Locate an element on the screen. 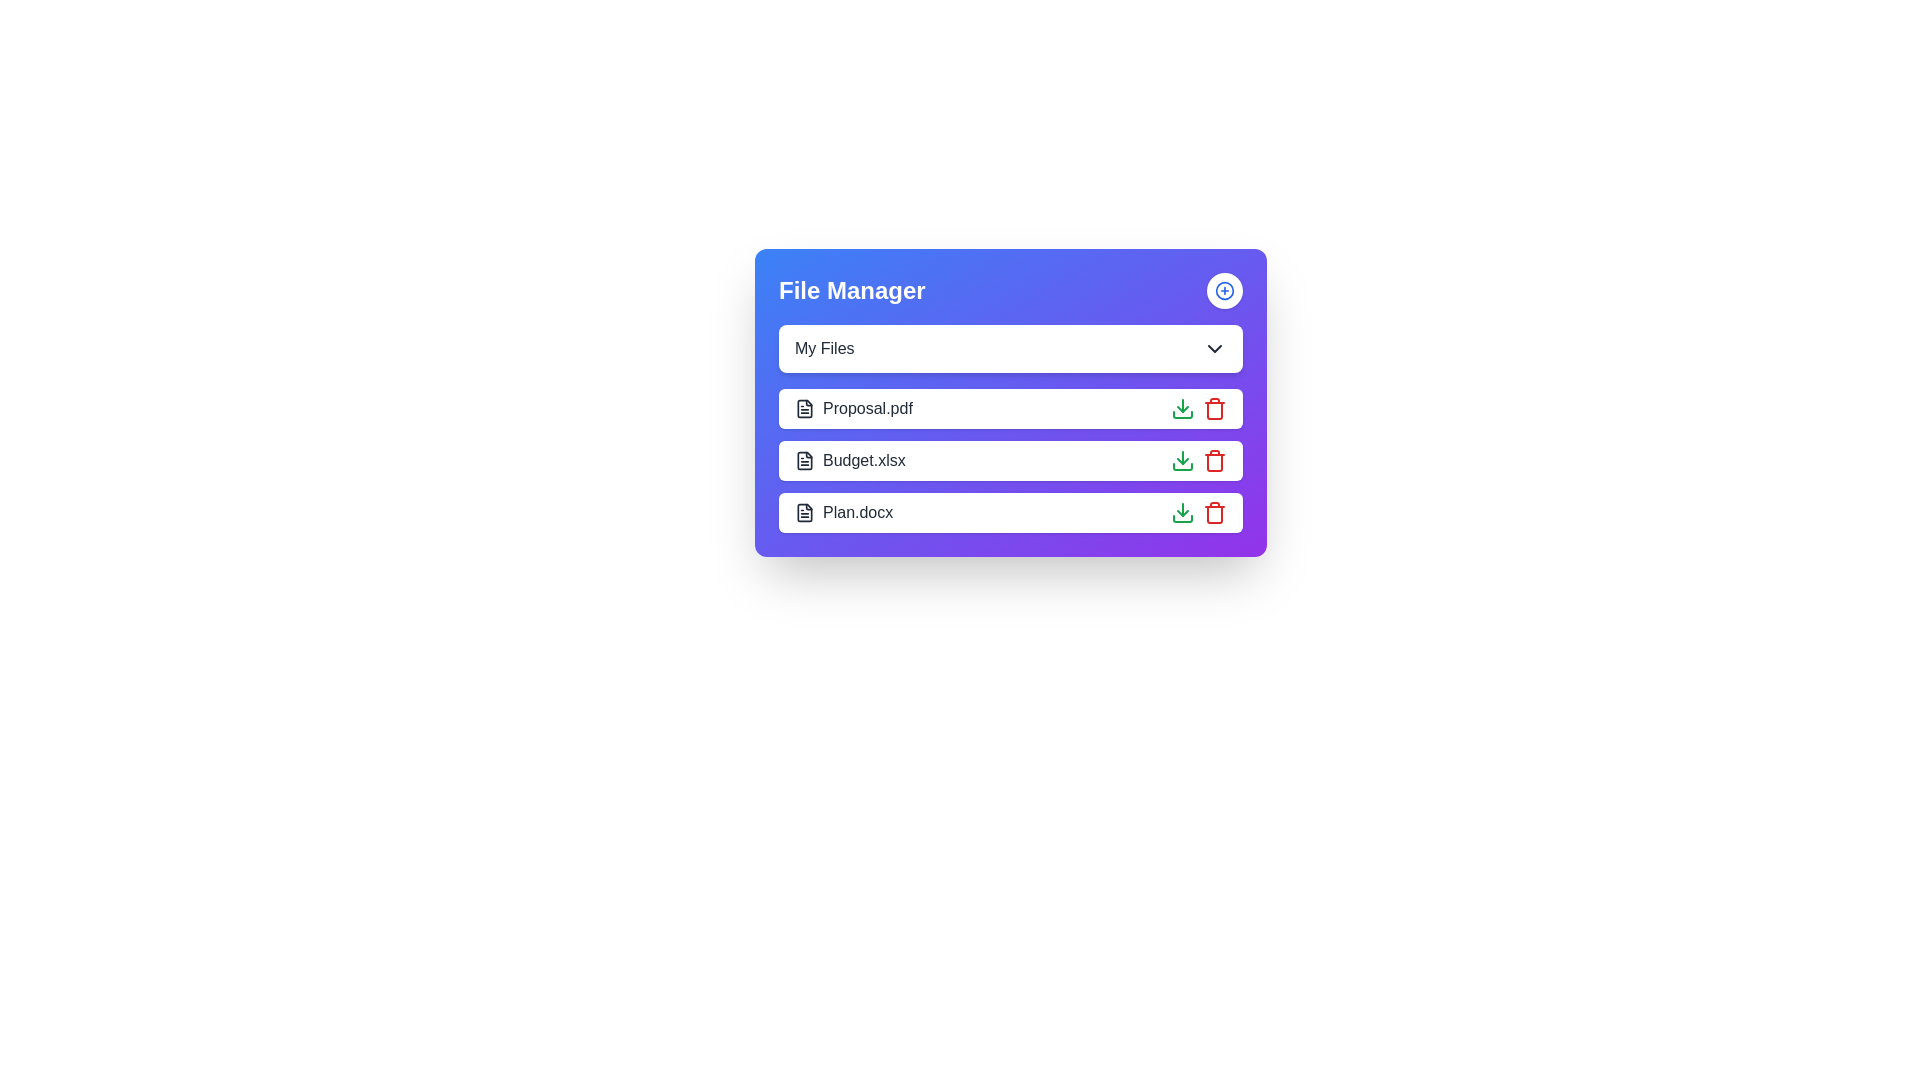 Image resolution: width=1920 pixels, height=1080 pixels. the Dropdown menu labeled 'My Files' is located at coordinates (1011, 347).